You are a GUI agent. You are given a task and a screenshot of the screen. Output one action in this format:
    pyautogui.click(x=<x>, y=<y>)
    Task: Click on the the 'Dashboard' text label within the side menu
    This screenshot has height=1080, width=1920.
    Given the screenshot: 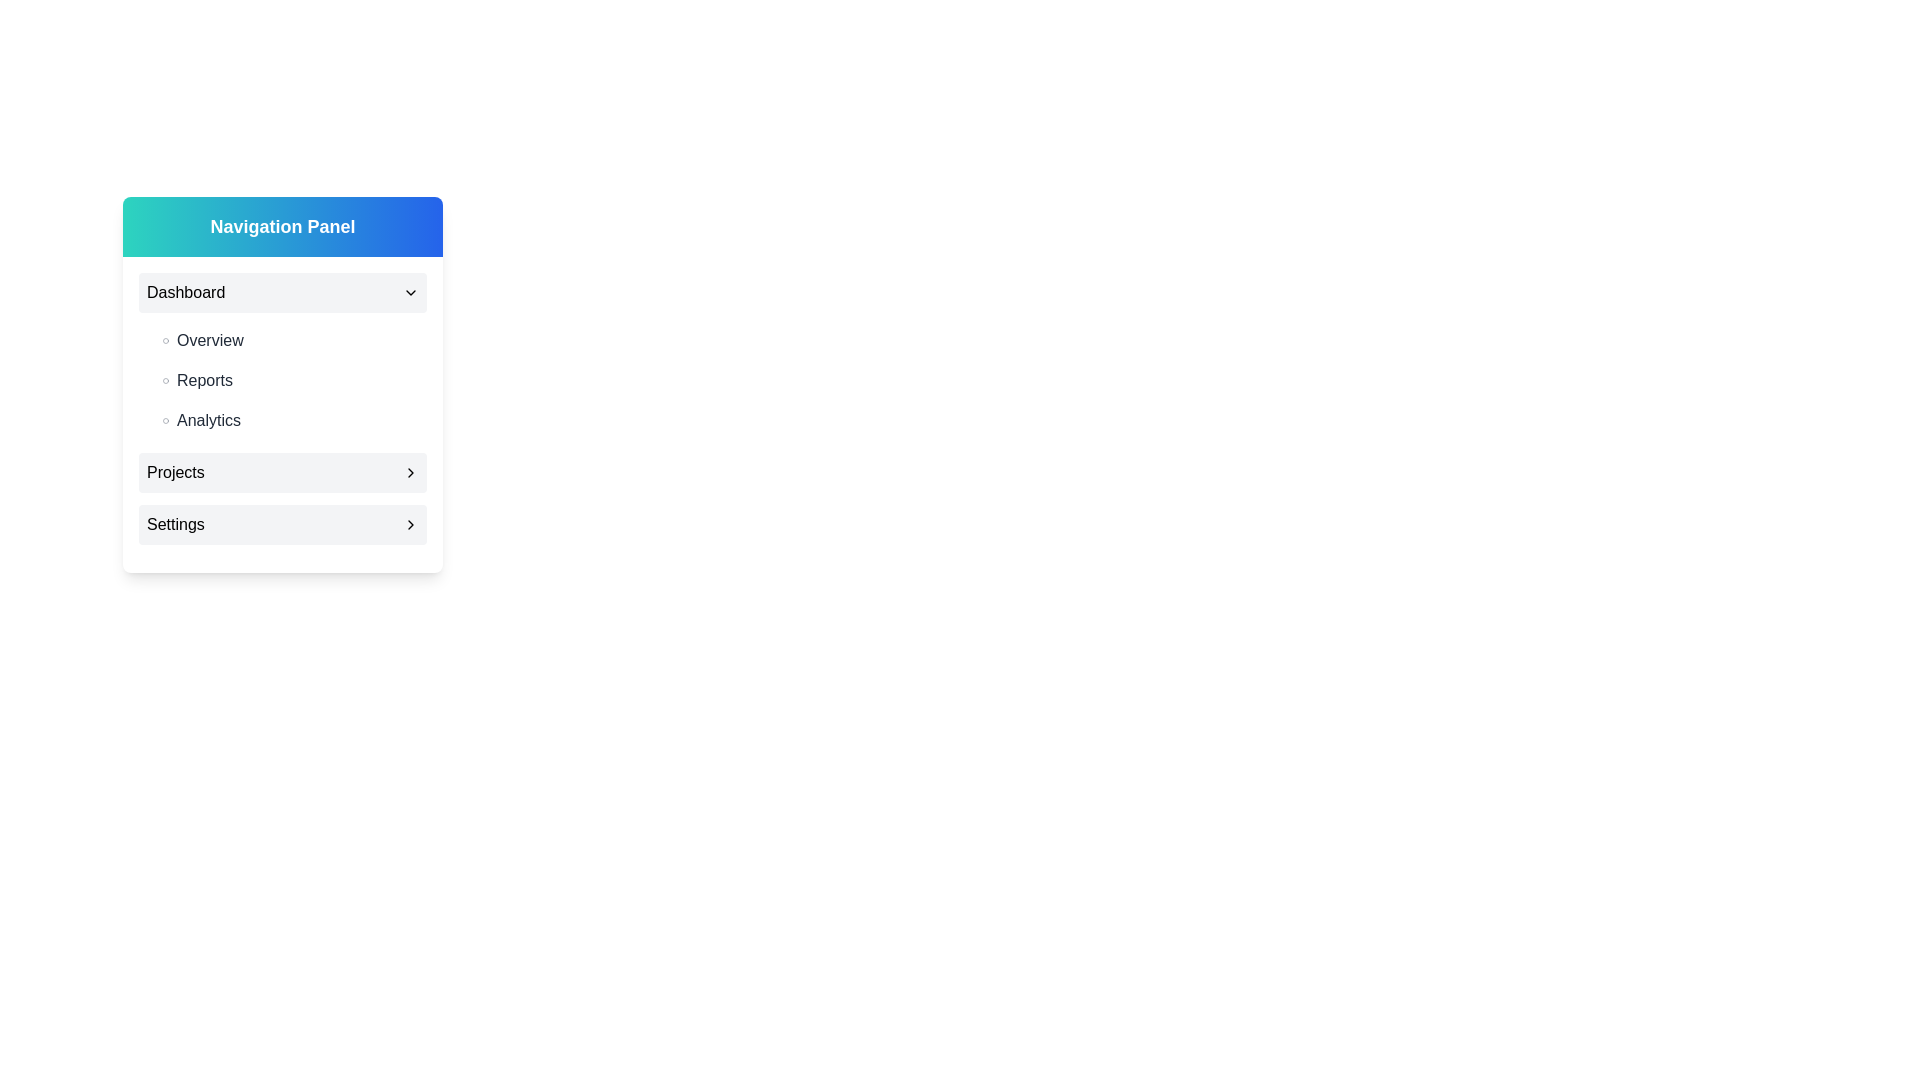 What is the action you would take?
    pyautogui.click(x=186, y=293)
    